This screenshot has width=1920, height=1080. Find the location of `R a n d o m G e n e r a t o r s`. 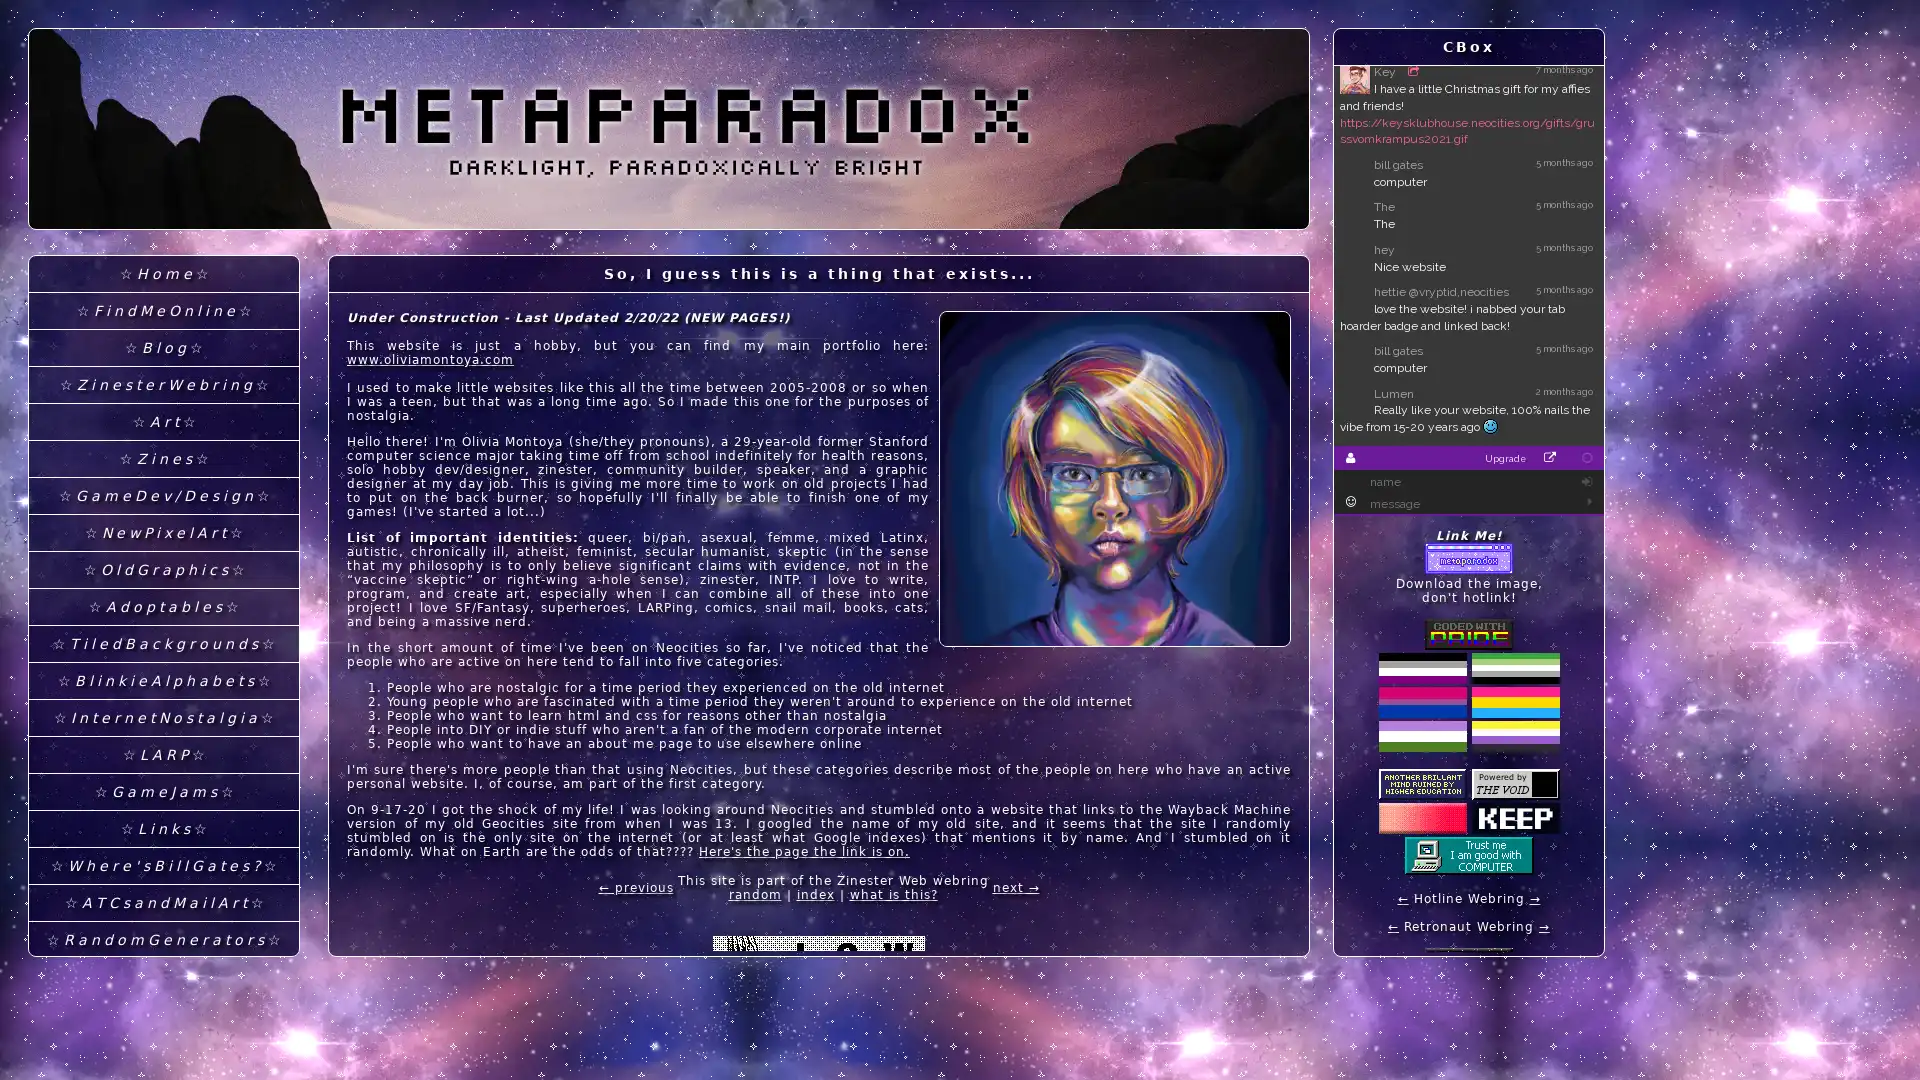

R a n d o m G e n e r a t o r s is located at coordinates (163, 940).